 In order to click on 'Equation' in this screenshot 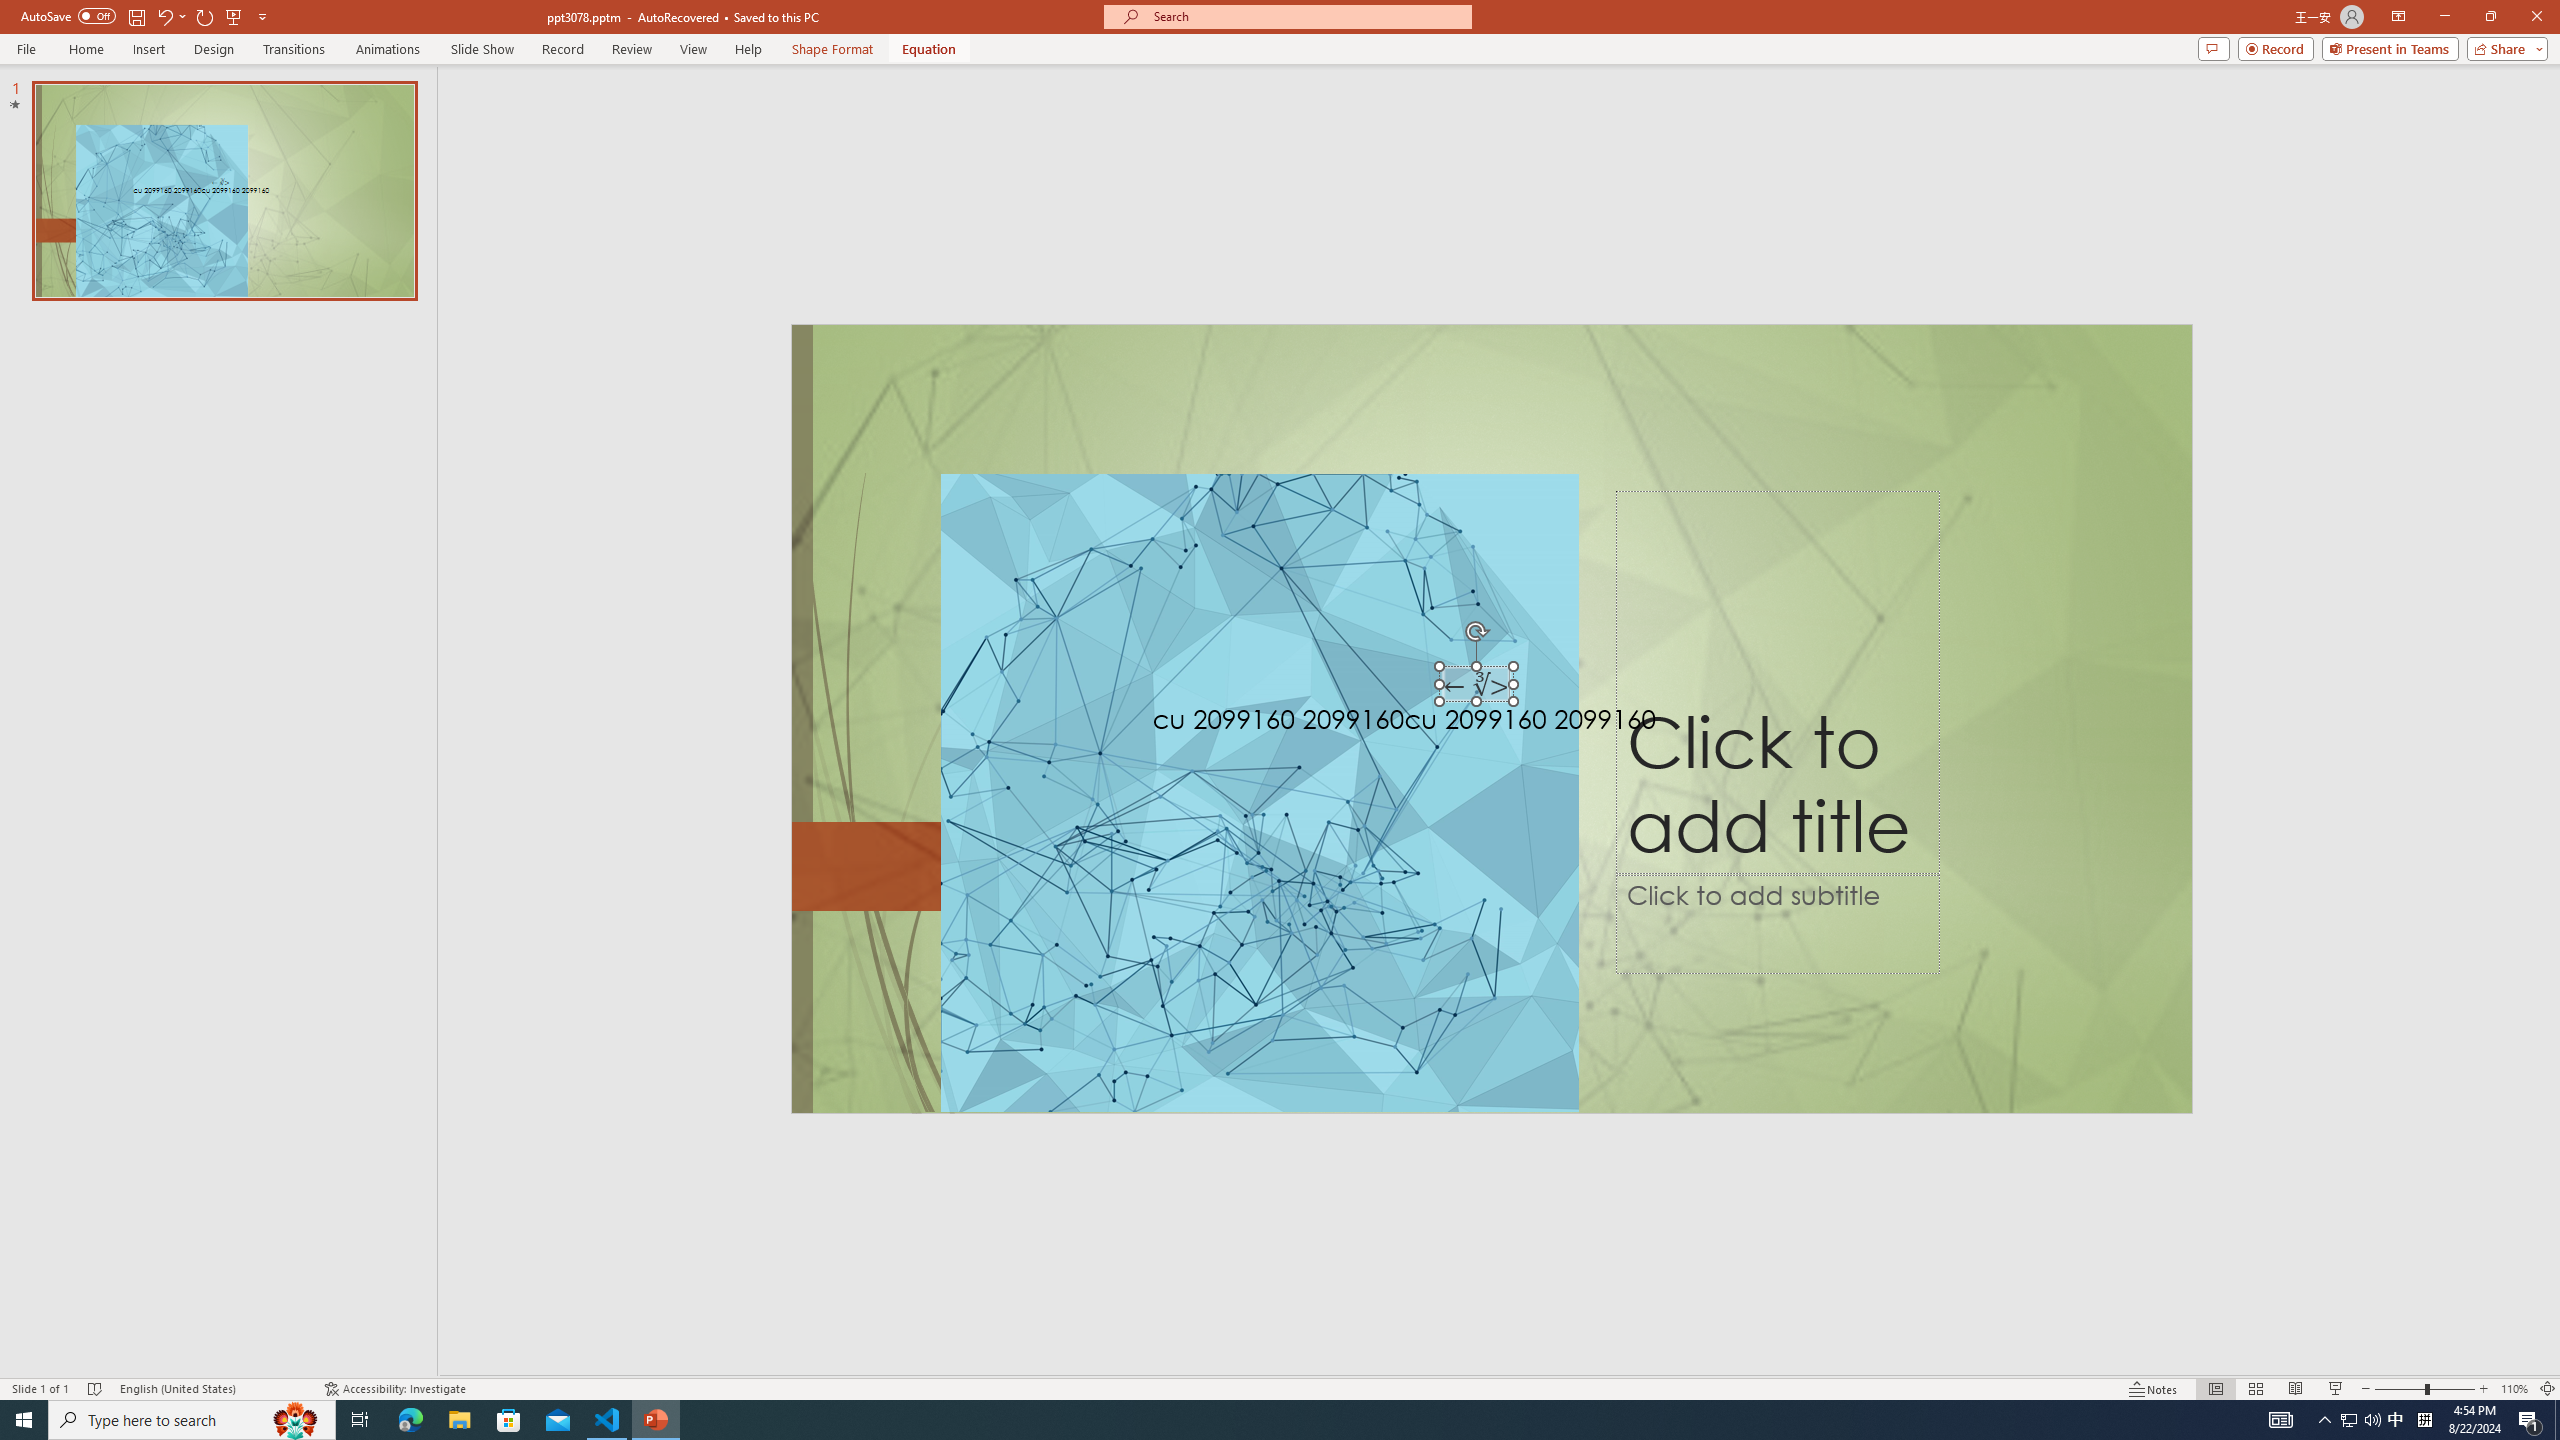, I will do `click(929, 49)`.